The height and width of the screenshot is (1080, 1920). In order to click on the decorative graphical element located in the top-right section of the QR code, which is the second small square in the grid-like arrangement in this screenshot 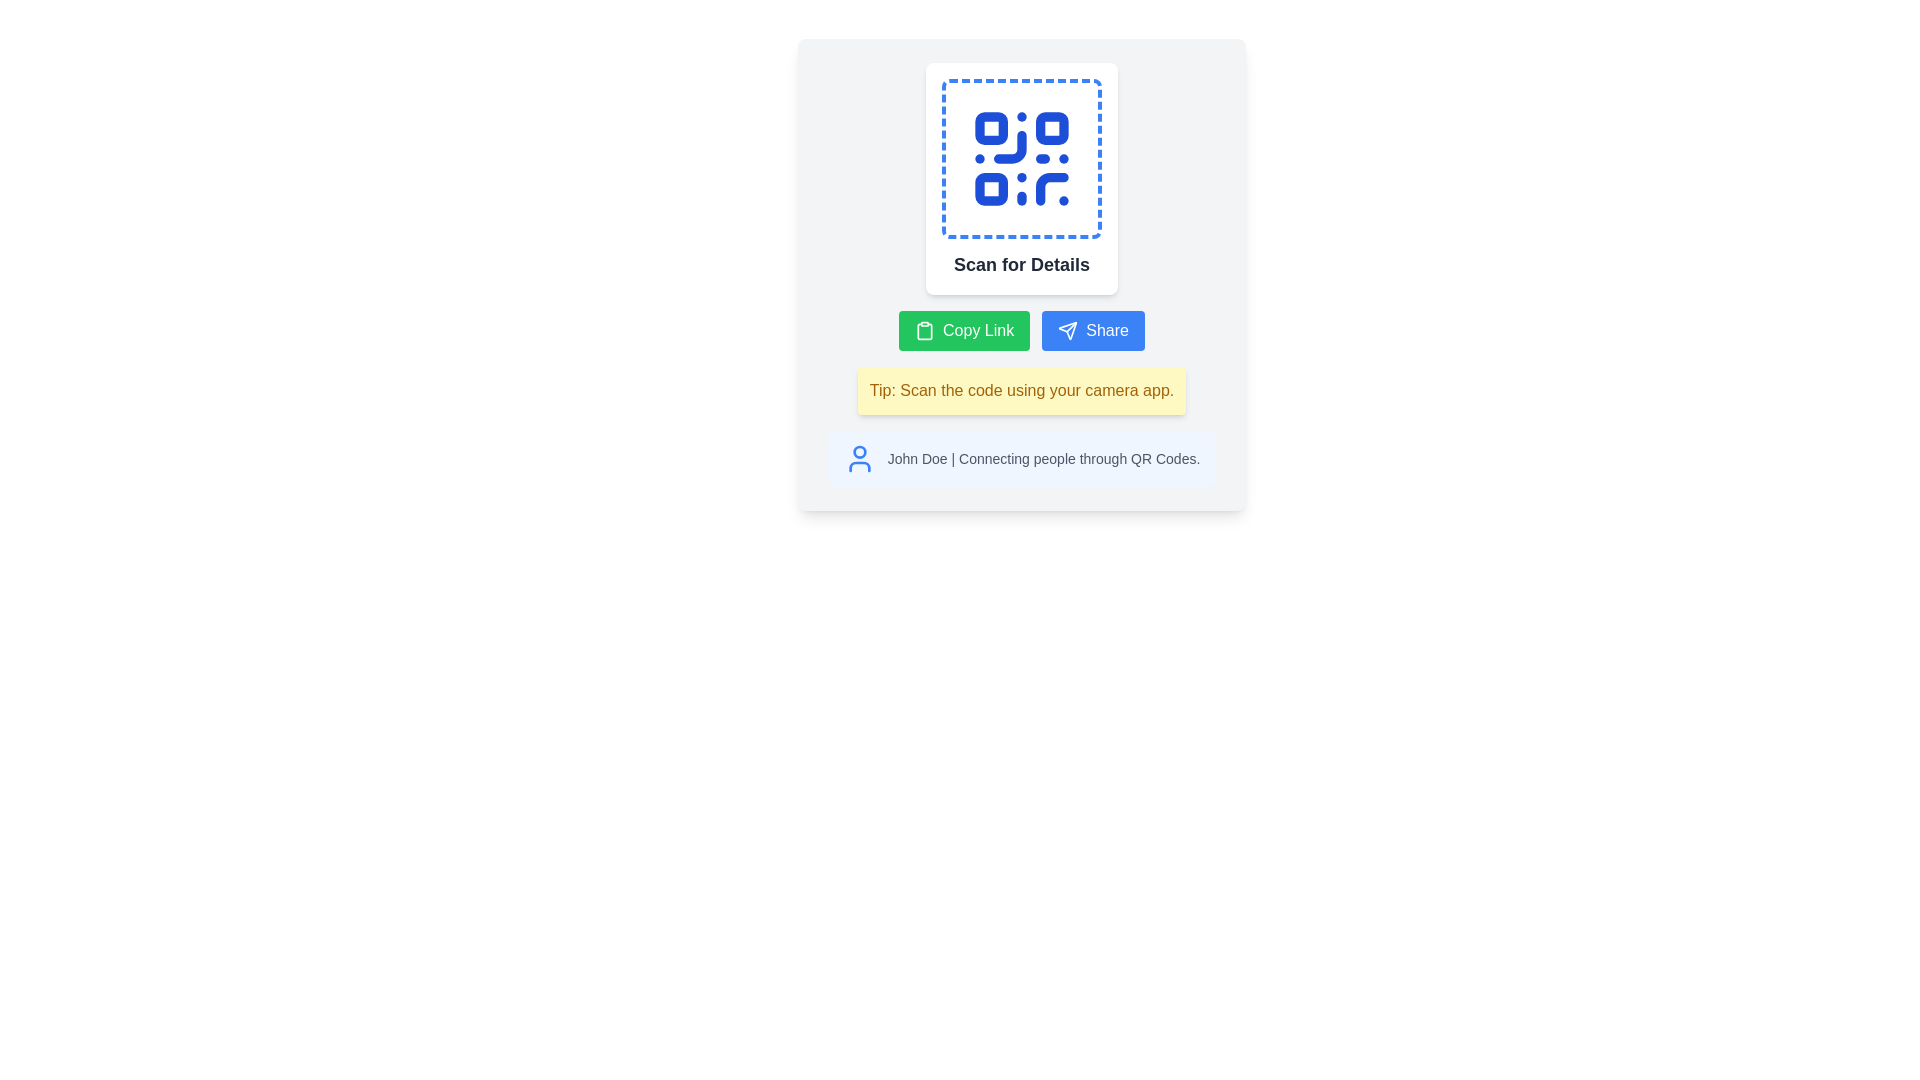, I will do `click(1051, 128)`.